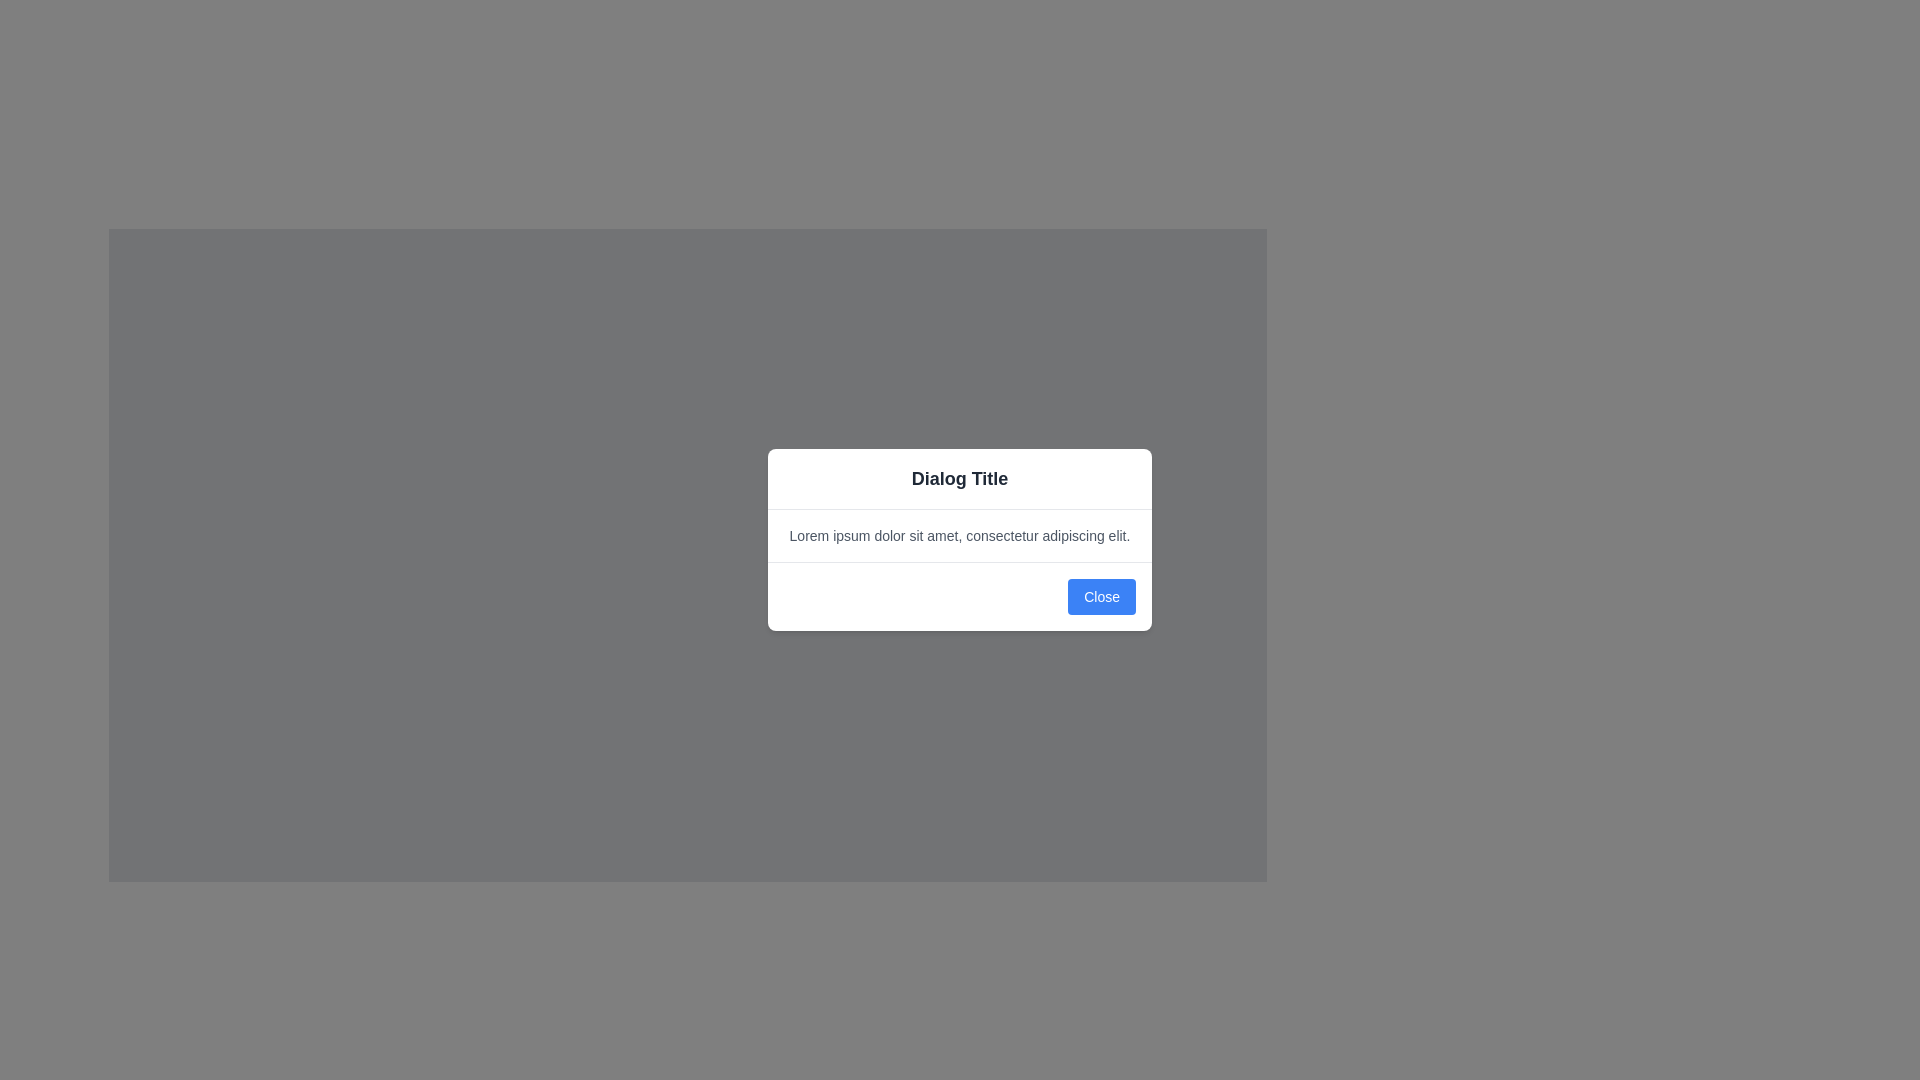 This screenshot has width=1920, height=1080. Describe the element at coordinates (960, 535) in the screenshot. I see `the descriptive text element located in the dialog box titled 'Dialog Title', positioned centrally above the 'Close' button` at that location.